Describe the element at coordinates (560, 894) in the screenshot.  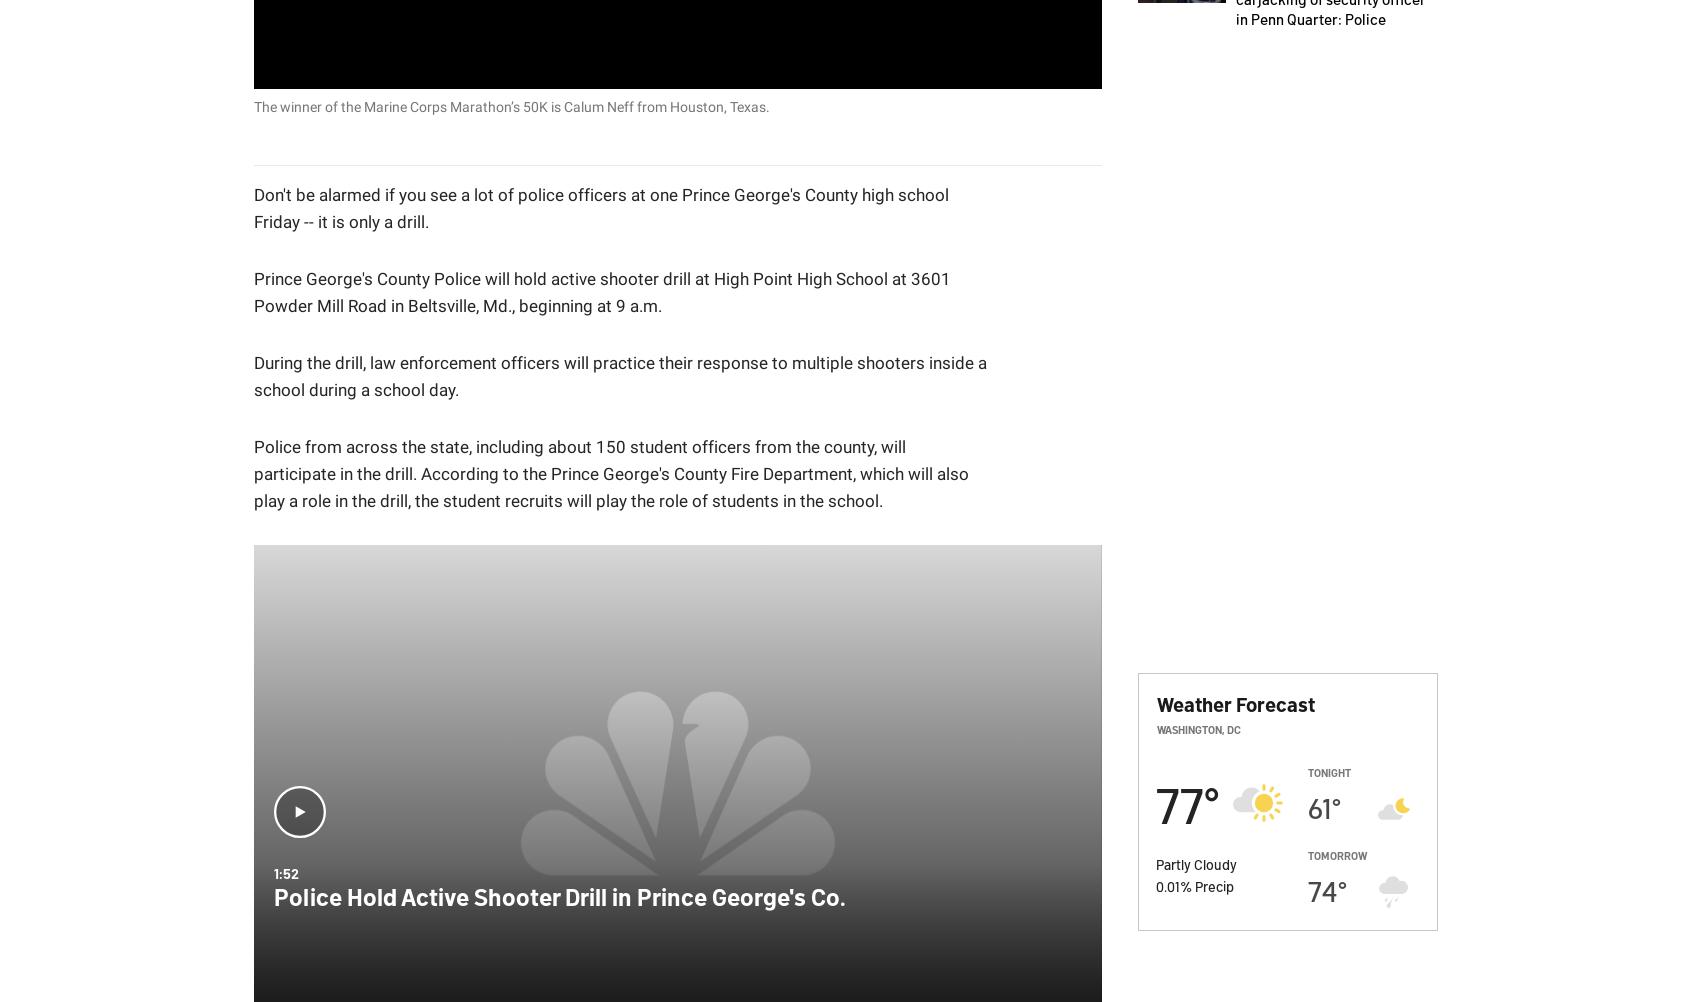
I see `'Police Hold Active Shooter Drill in Prince George's Co.'` at that location.